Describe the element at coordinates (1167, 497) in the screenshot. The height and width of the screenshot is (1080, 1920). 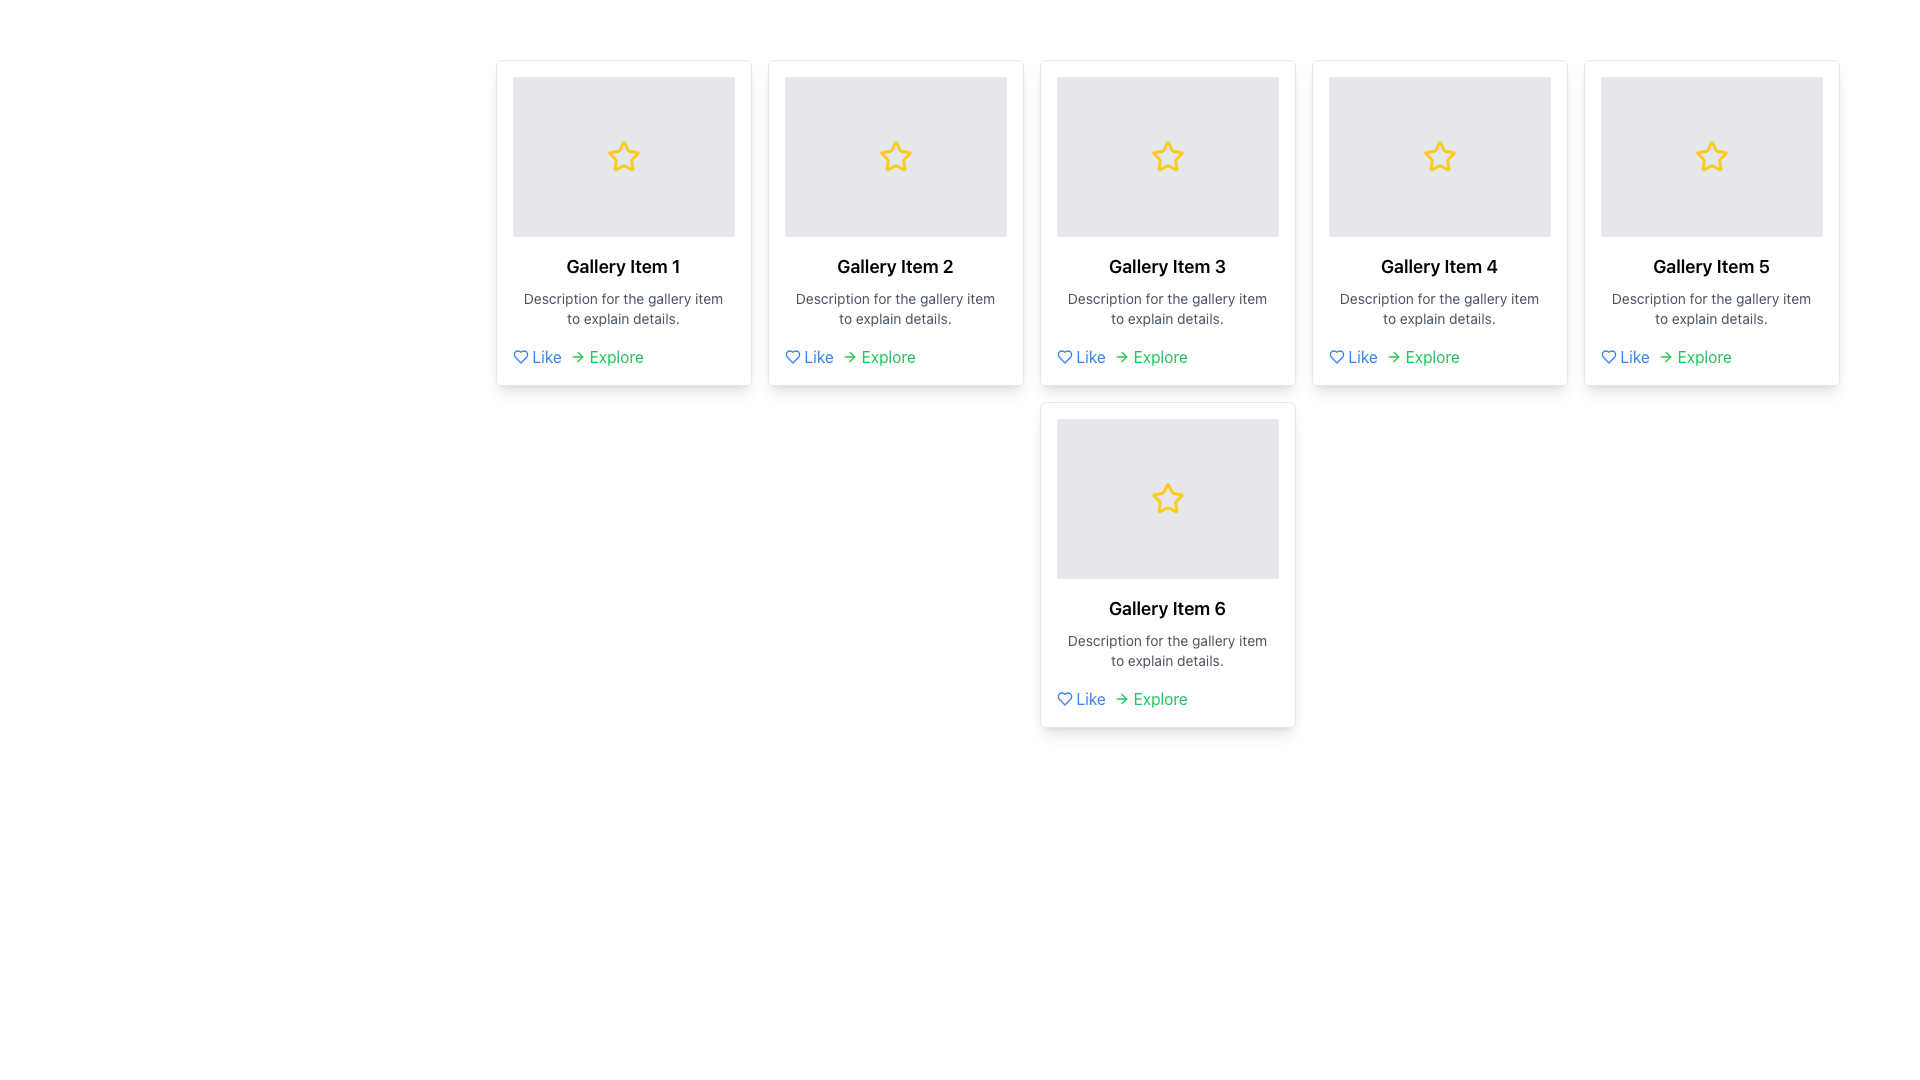
I see `the centered yellow star icon within the light gray rectangular area at the top section of 'Gallery Item 6' card` at that location.